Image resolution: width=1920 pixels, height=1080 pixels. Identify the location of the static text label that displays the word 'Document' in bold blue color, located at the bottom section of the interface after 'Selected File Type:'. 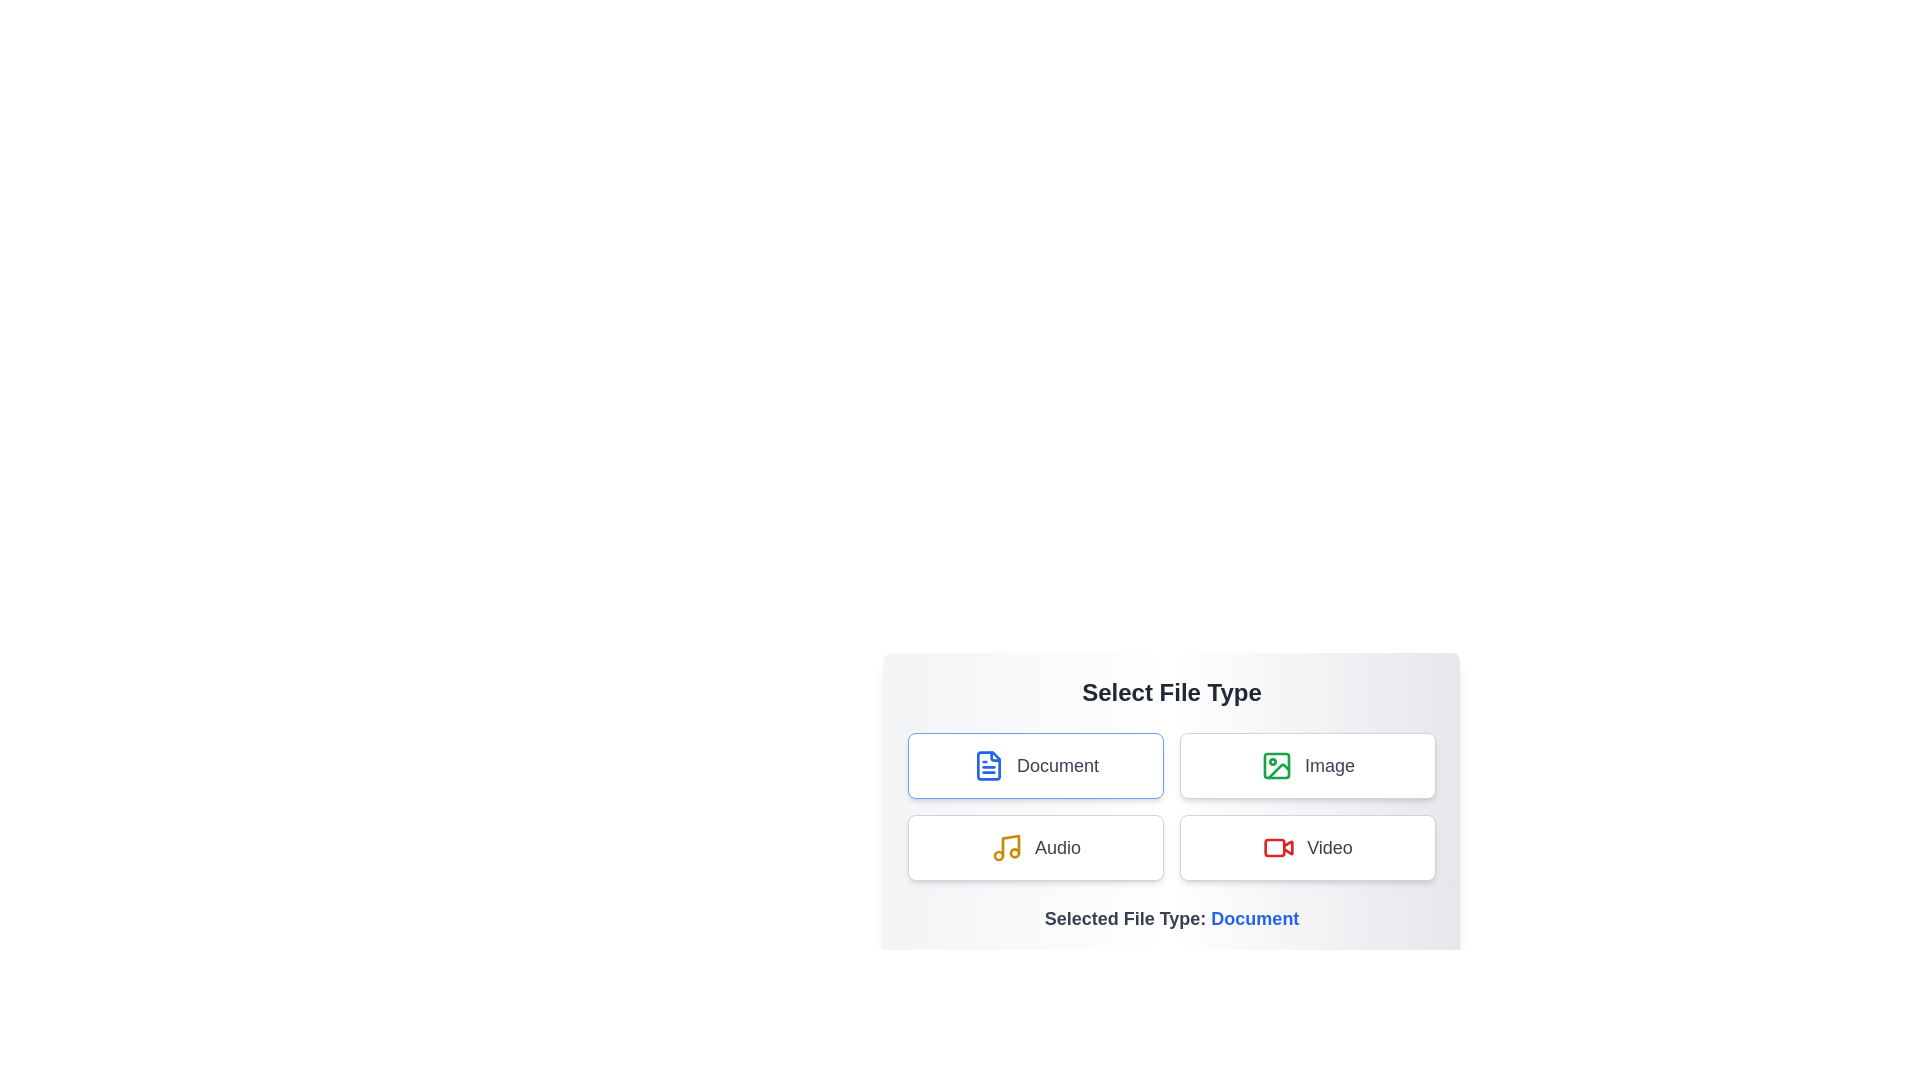
(1254, 918).